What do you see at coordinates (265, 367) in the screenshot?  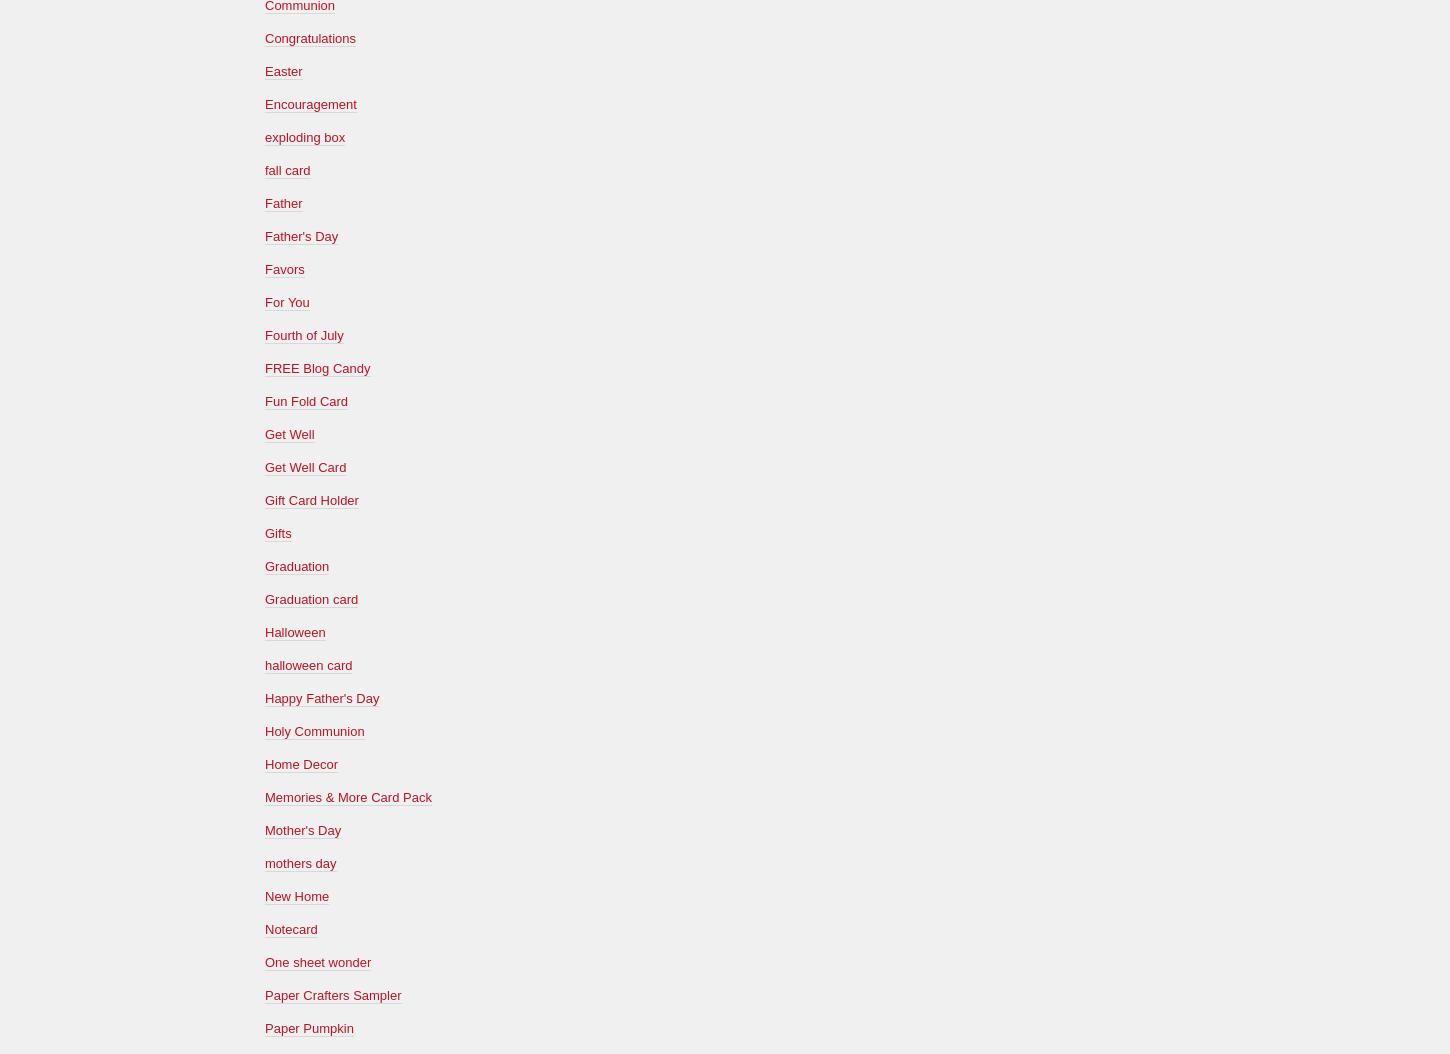 I see `'FREE Blog Candy'` at bounding box center [265, 367].